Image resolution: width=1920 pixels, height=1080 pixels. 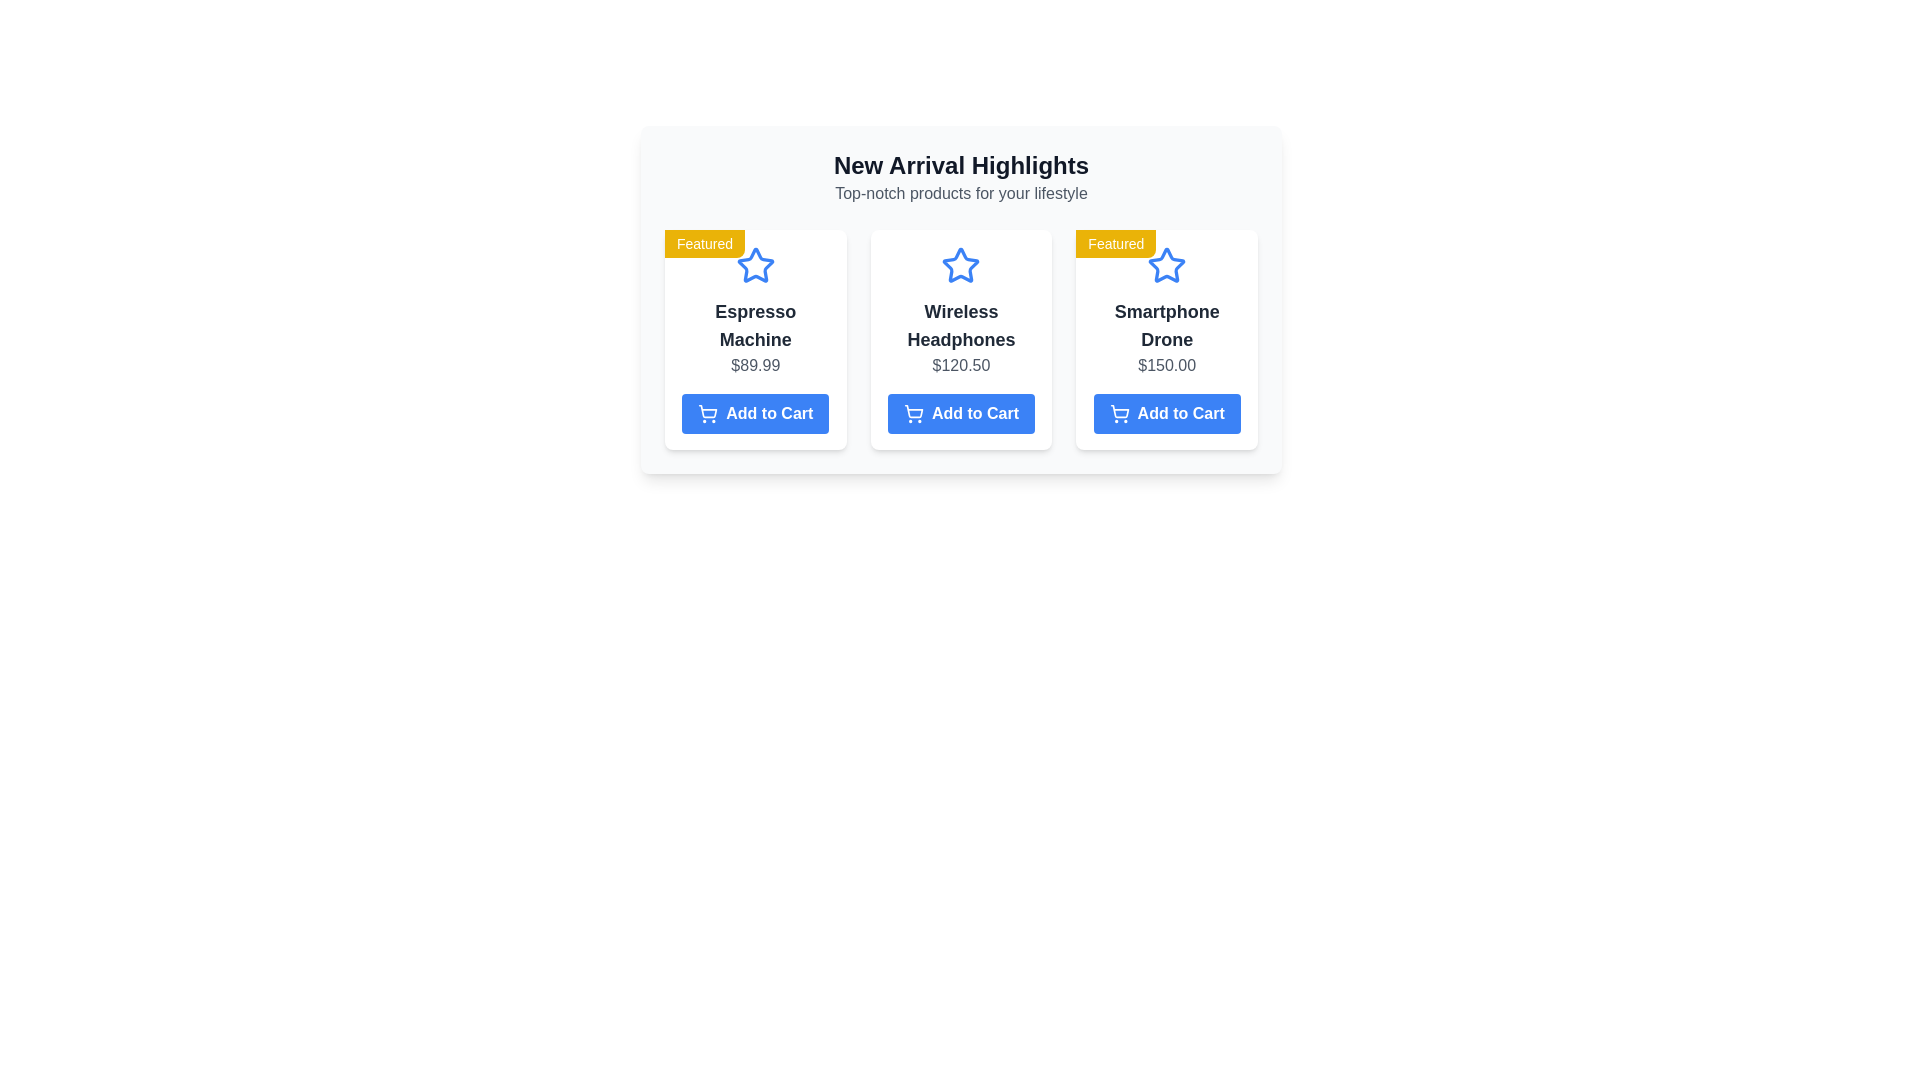 What do you see at coordinates (1167, 264) in the screenshot?
I see `the featured product icon in the 'Smartphone Drone' product section` at bounding box center [1167, 264].